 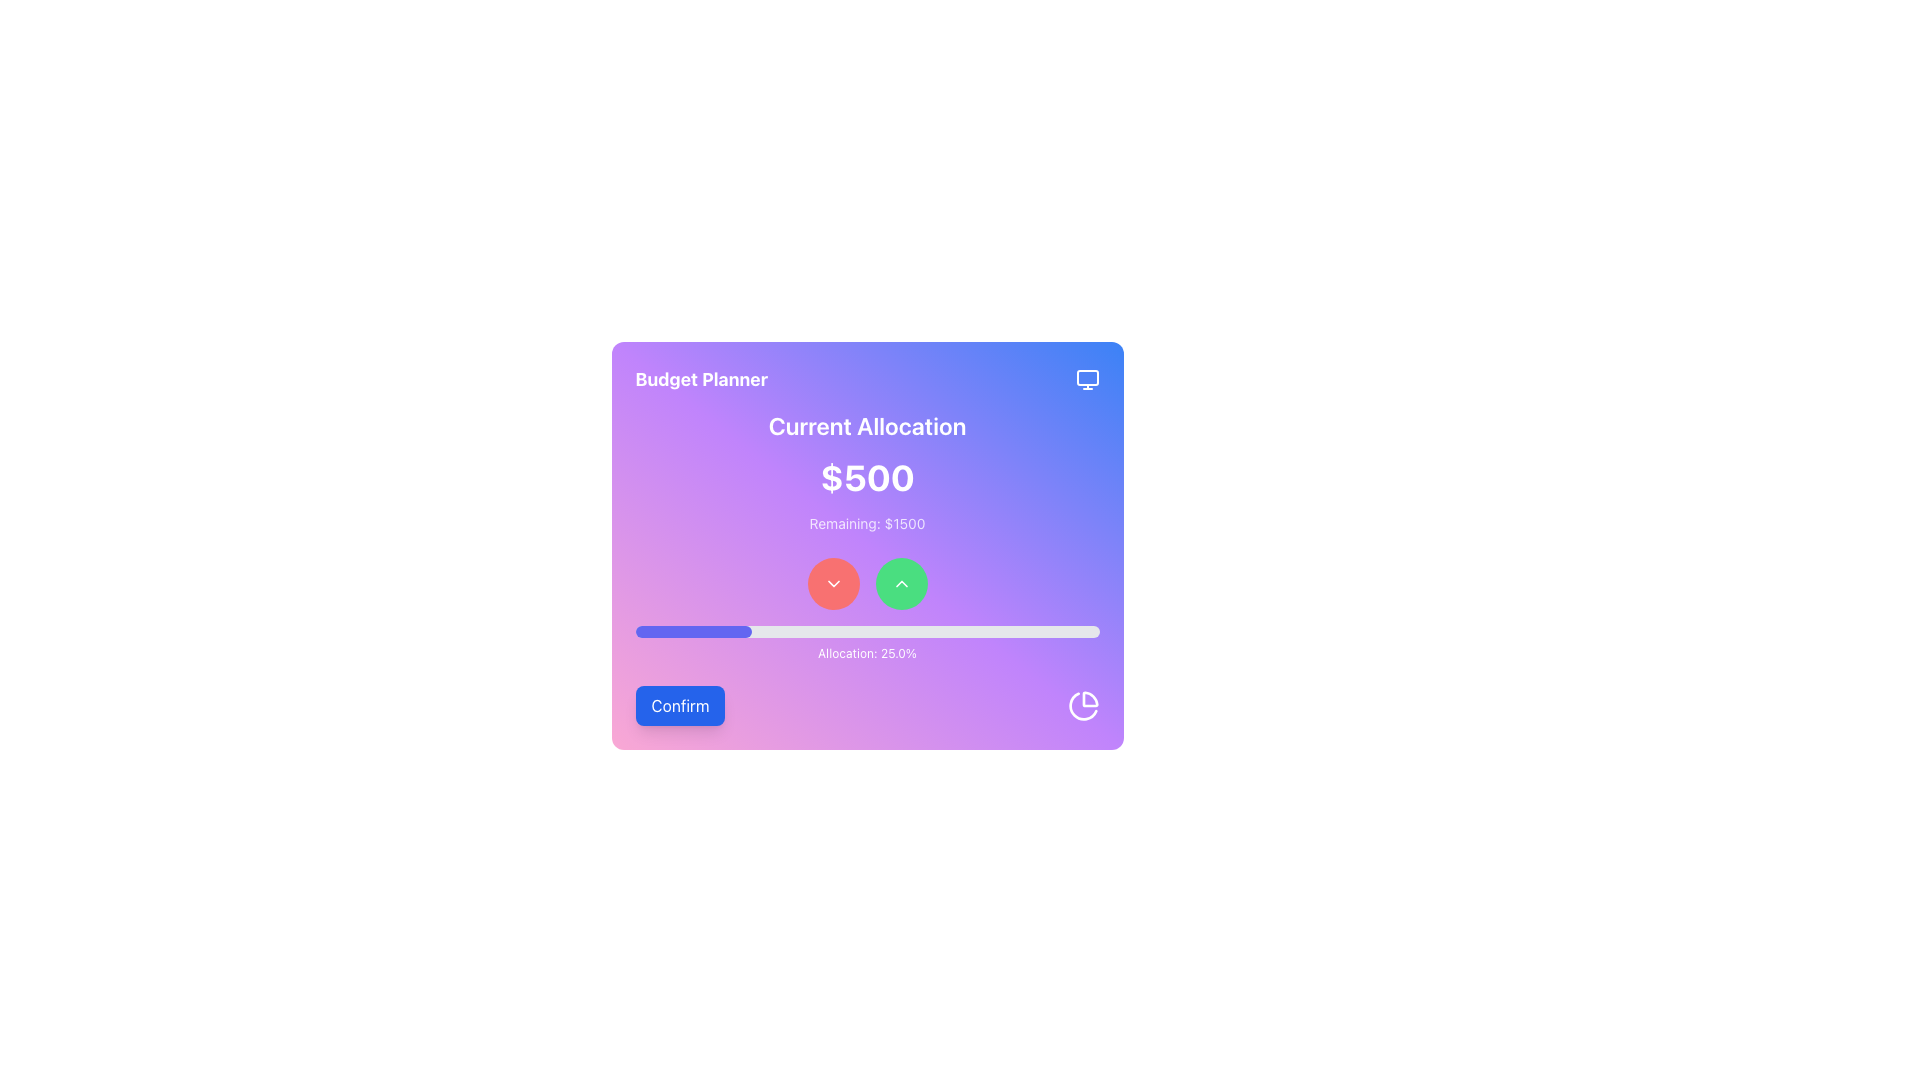 I want to click on the Text Display element that shows 'Current Allocation', '$500', and 'Remaining: $1500', which is centrally located with a gradient background, so click(x=867, y=471).